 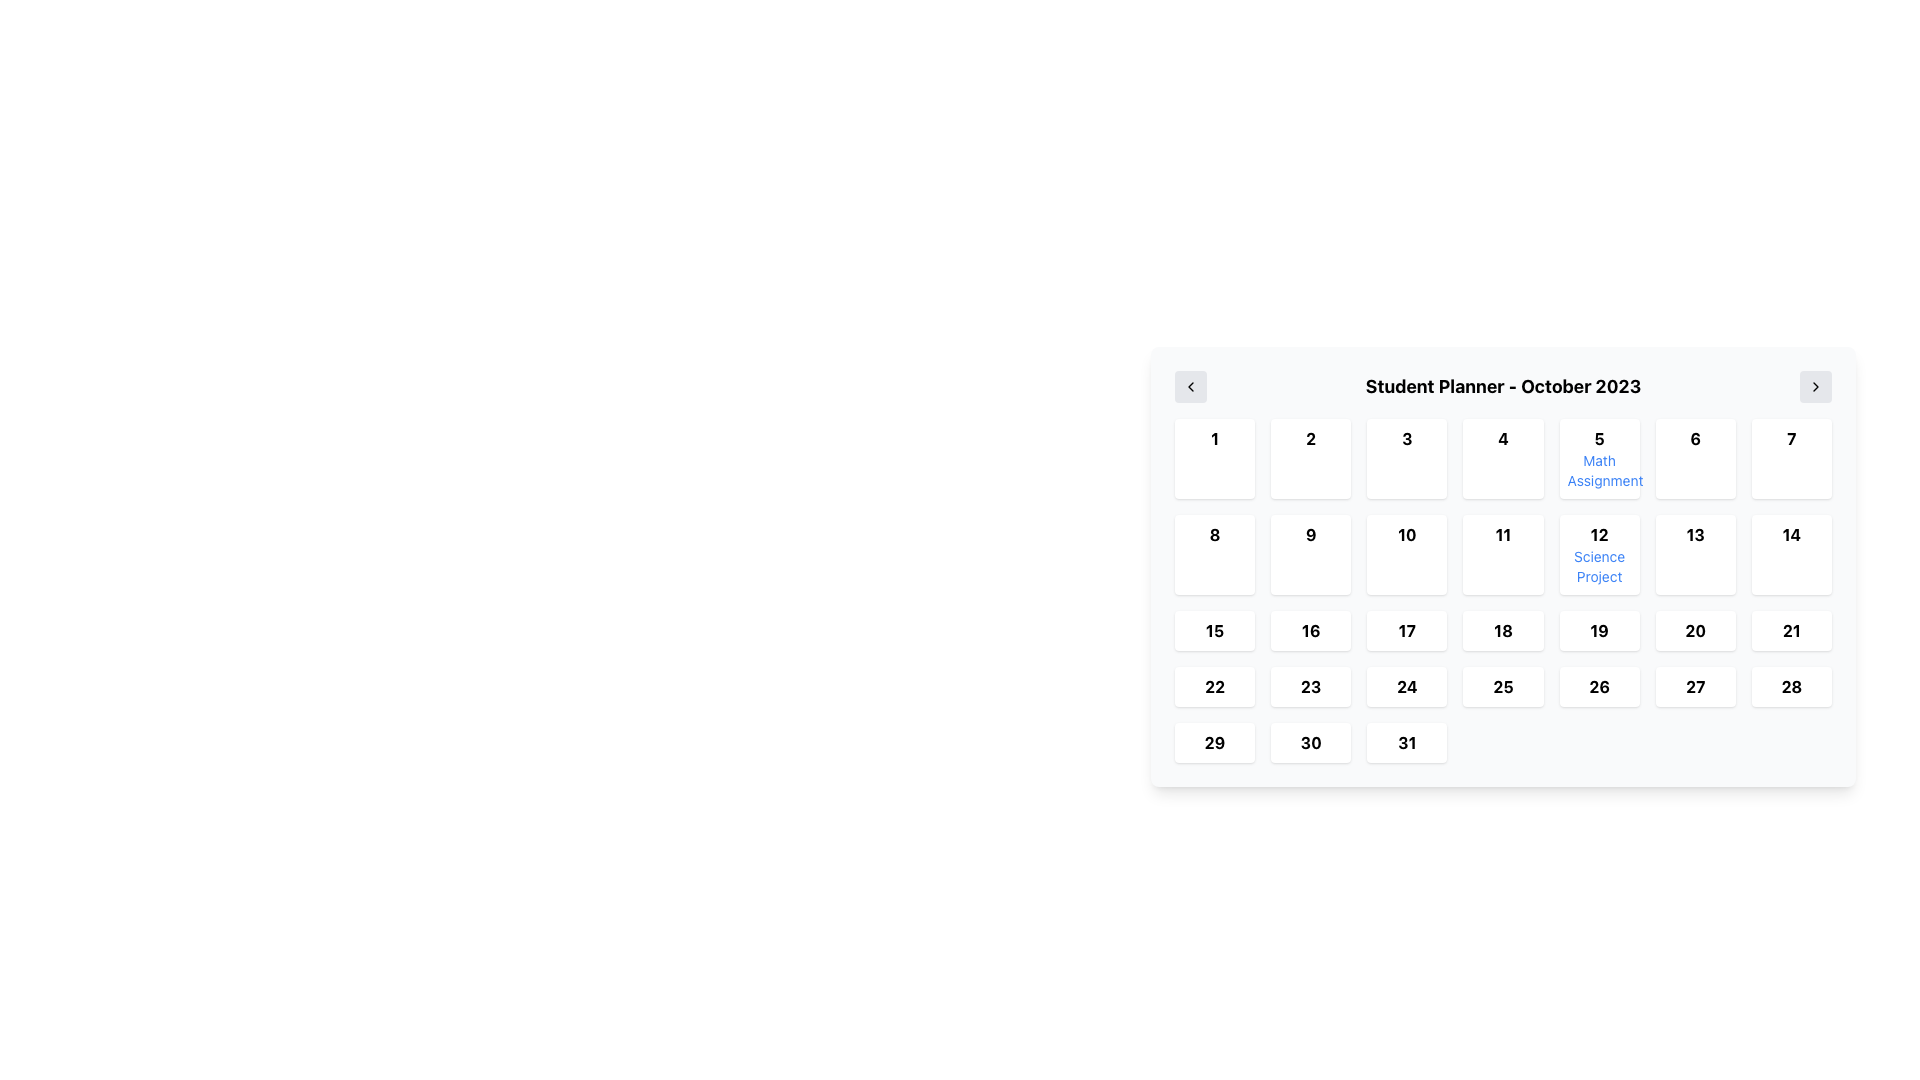 I want to click on the Calendar date cell displaying the number '12' in bold text, located above 'Science Project' in blue, so click(x=1598, y=555).